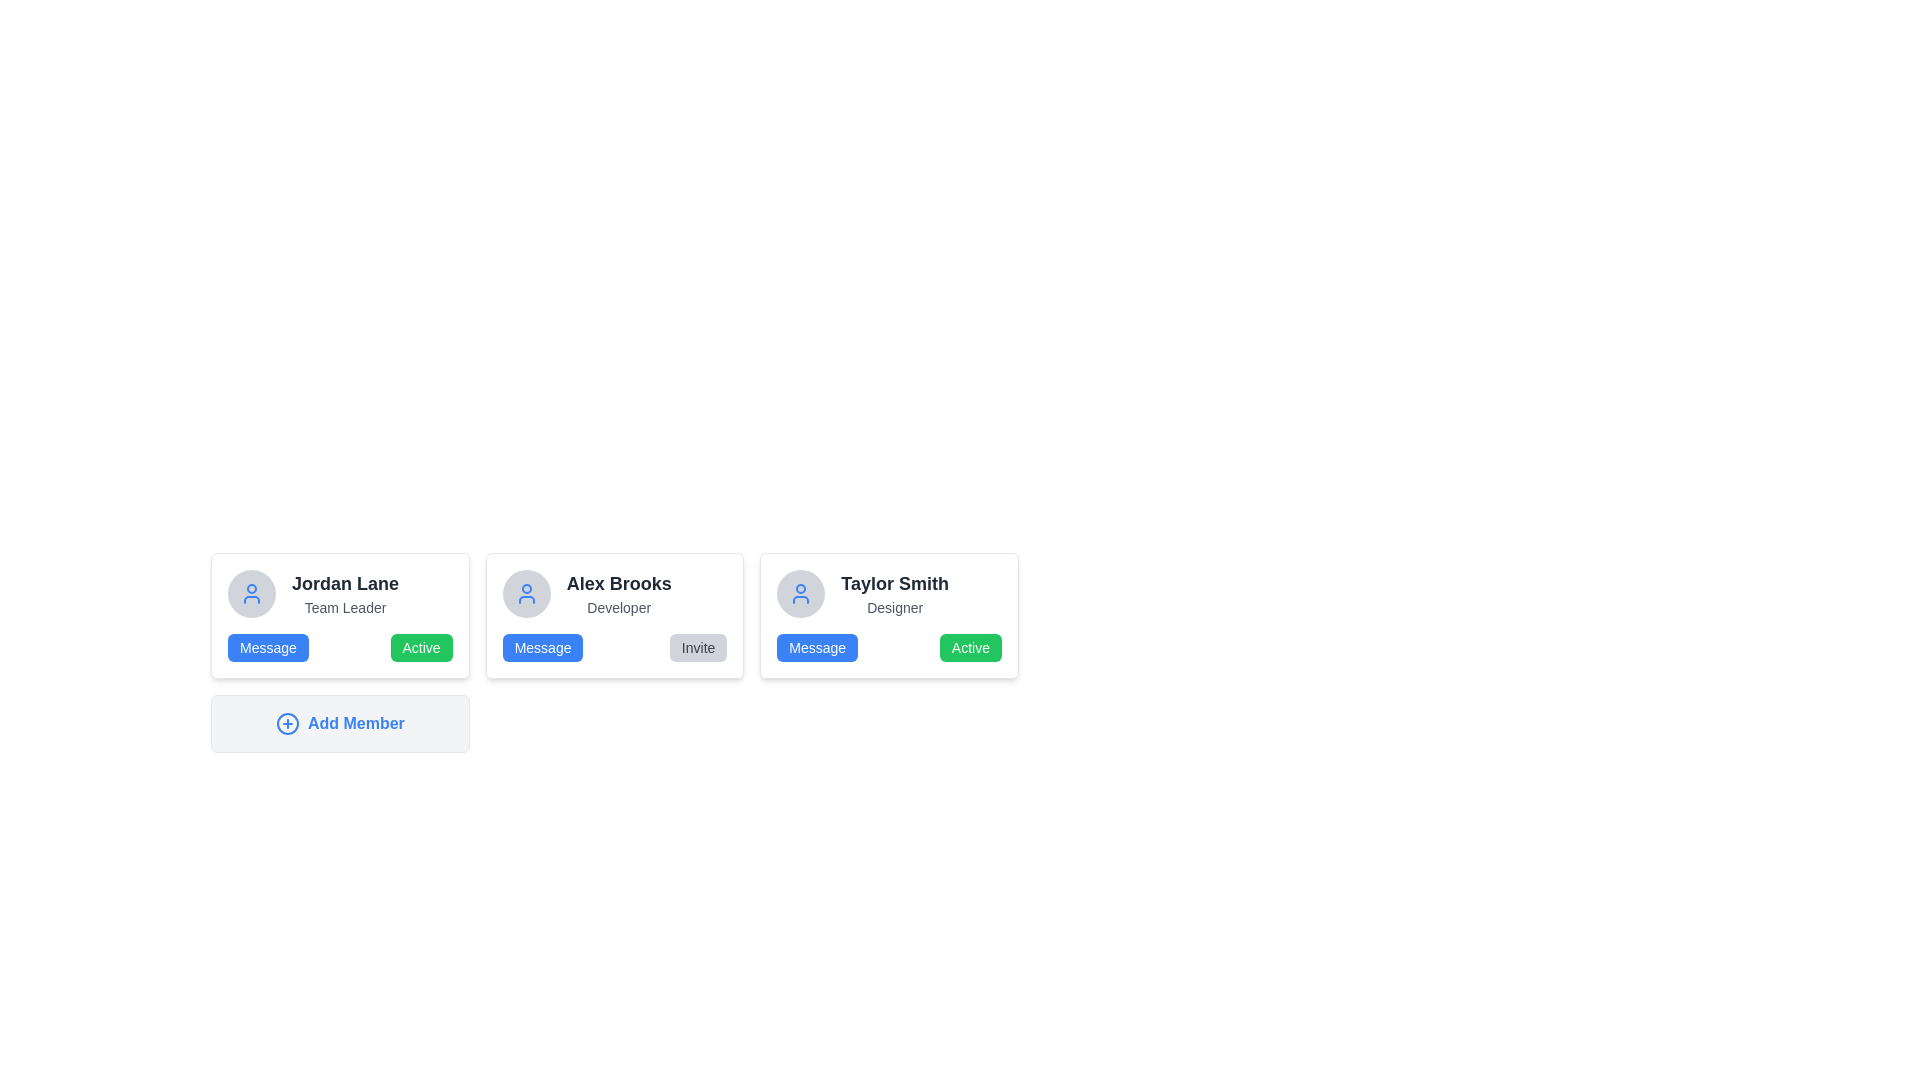 This screenshot has width=1920, height=1080. What do you see at coordinates (894, 607) in the screenshot?
I see `the text label that indicates the role or designation of 'Taylor Smith', which is located directly below their name and above the blue 'Message' button` at bounding box center [894, 607].